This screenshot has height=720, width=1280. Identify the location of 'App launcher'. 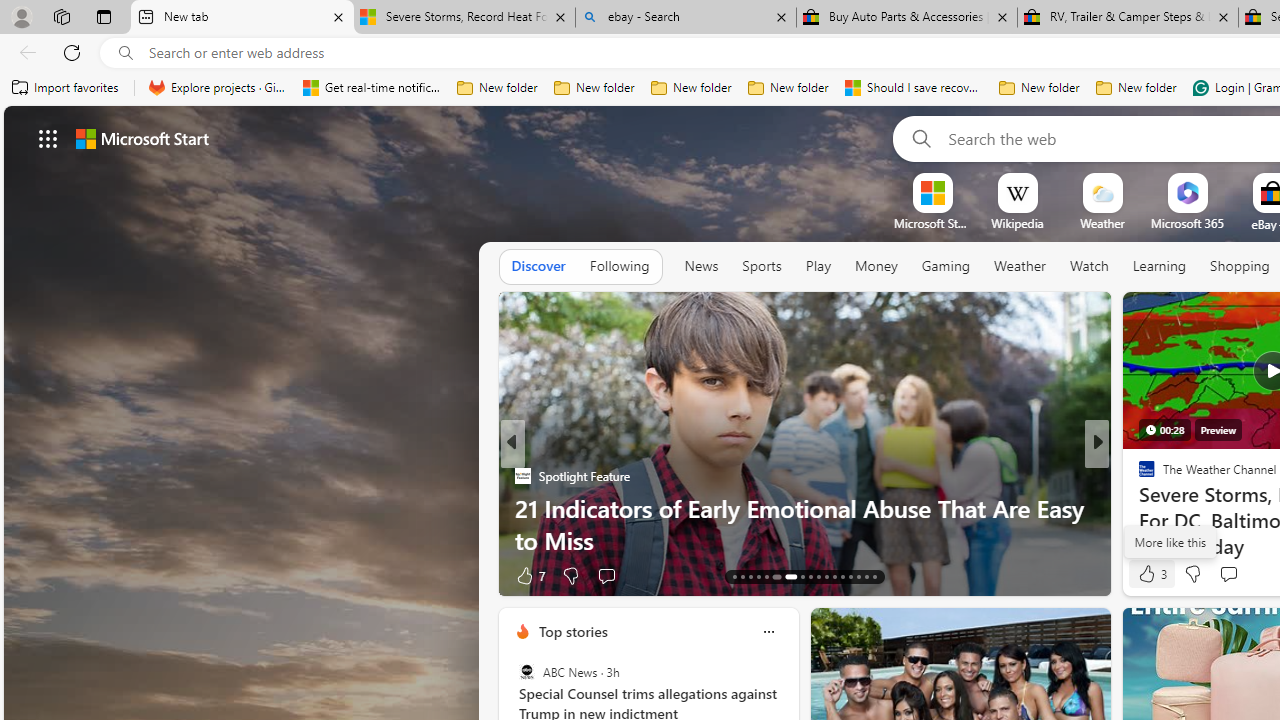
(48, 137).